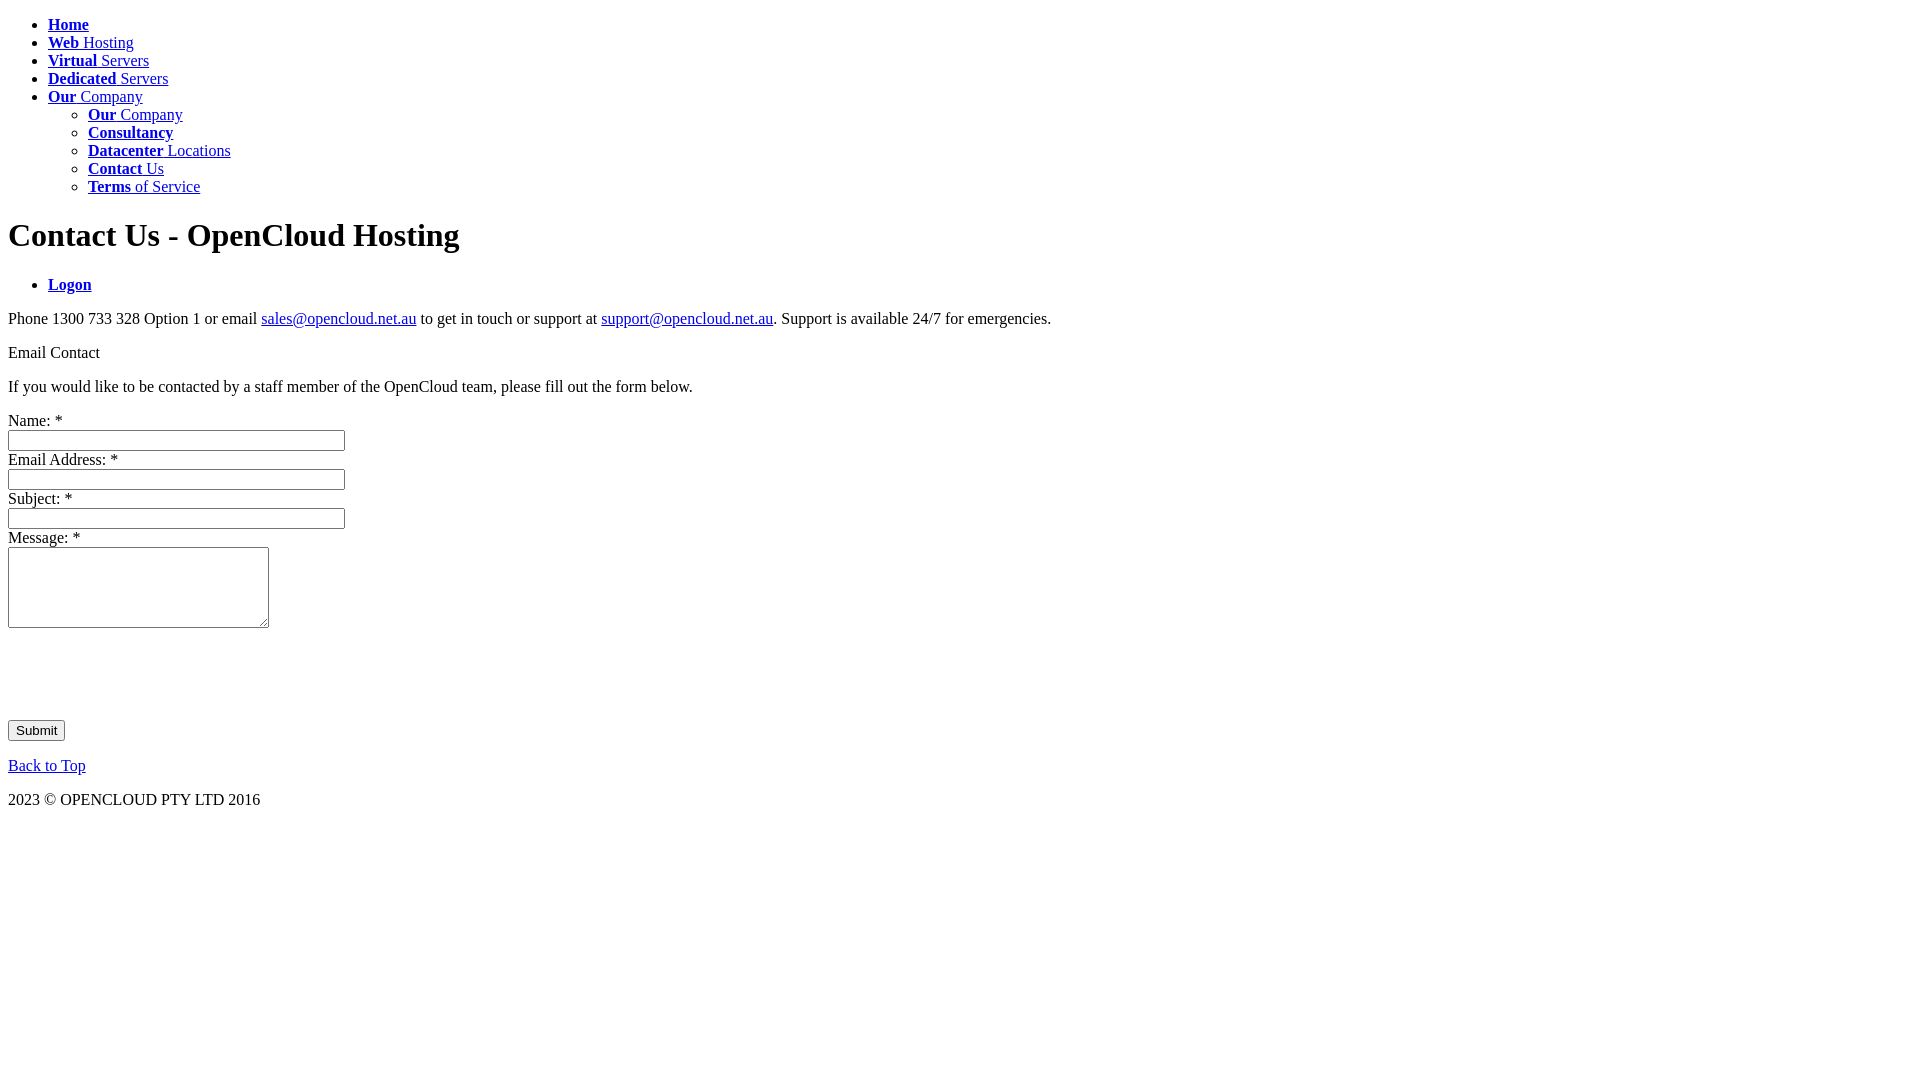  Describe the element at coordinates (143, 186) in the screenshot. I see `'Terms of Service'` at that location.